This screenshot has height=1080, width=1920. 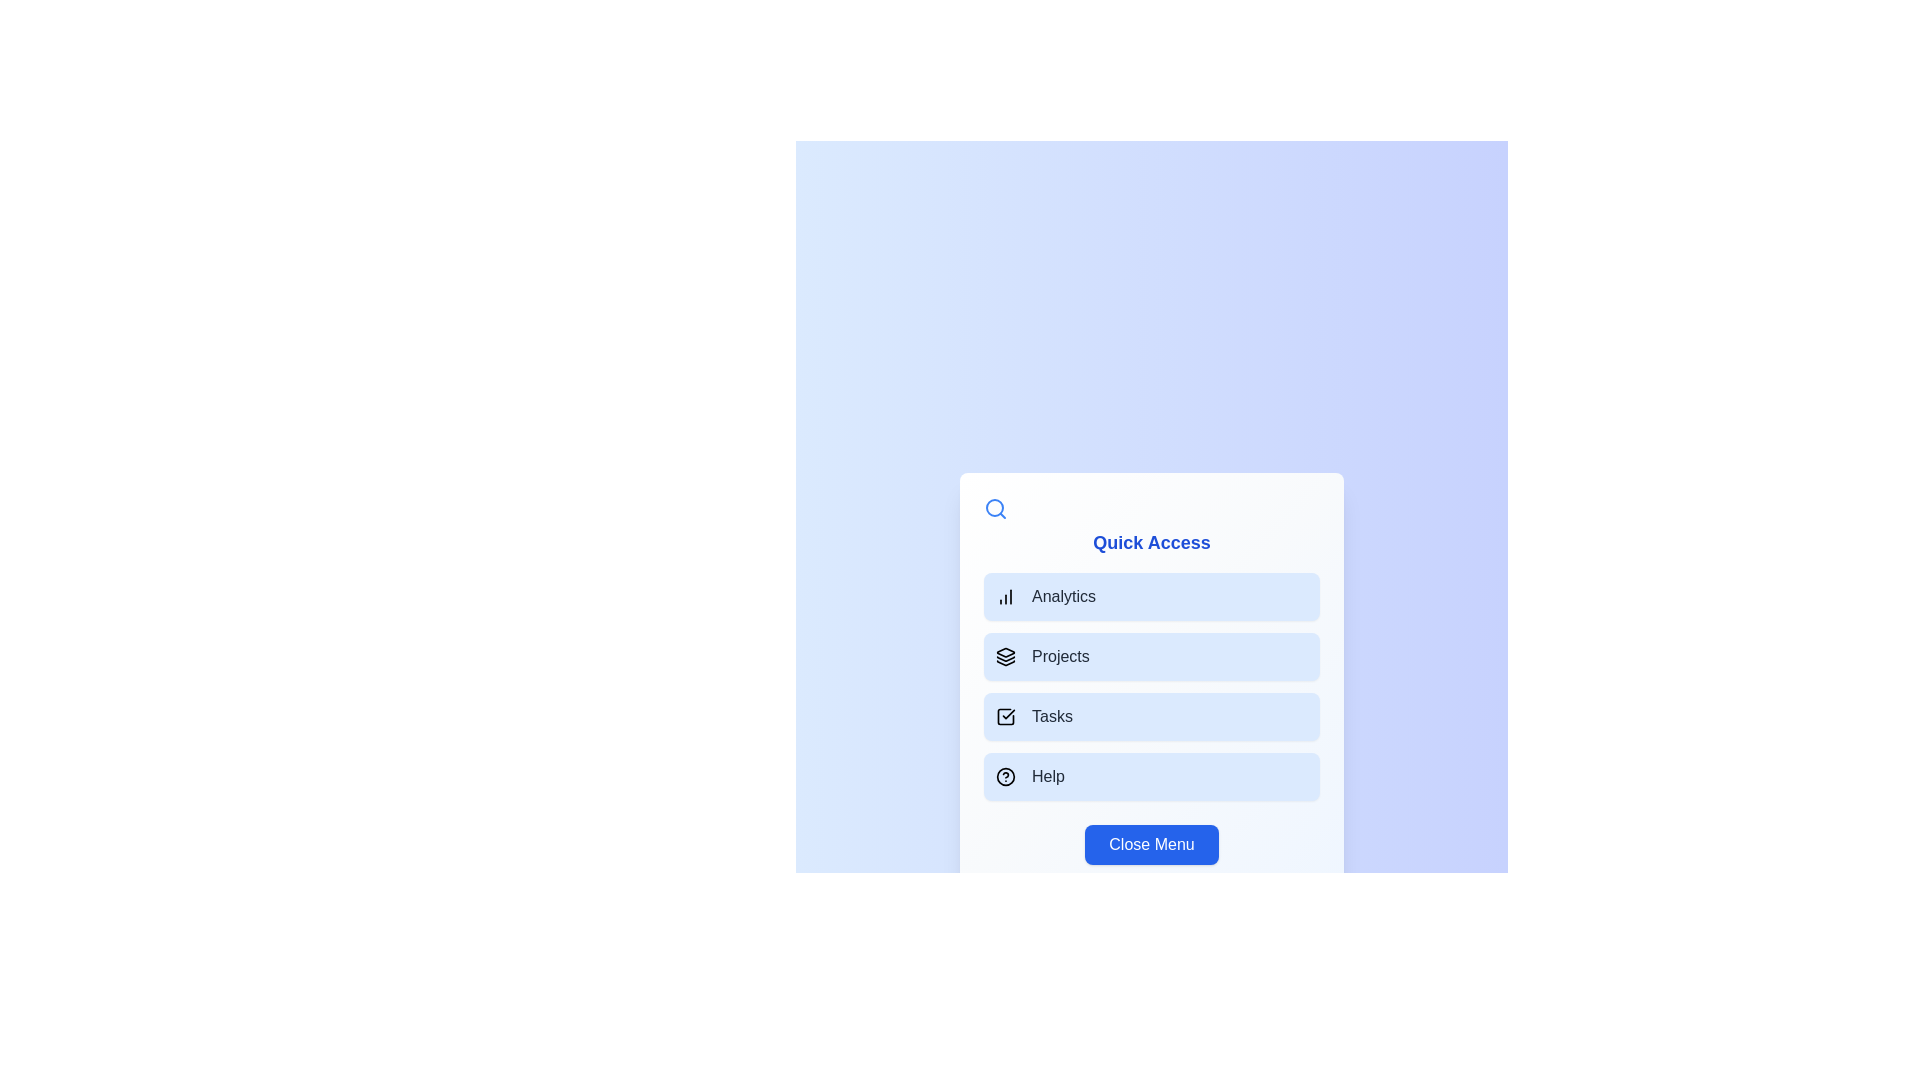 What do you see at coordinates (1152, 596) in the screenshot?
I see `the menu option Analytics to navigate to its respective section` at bounding box center [1152, 596].